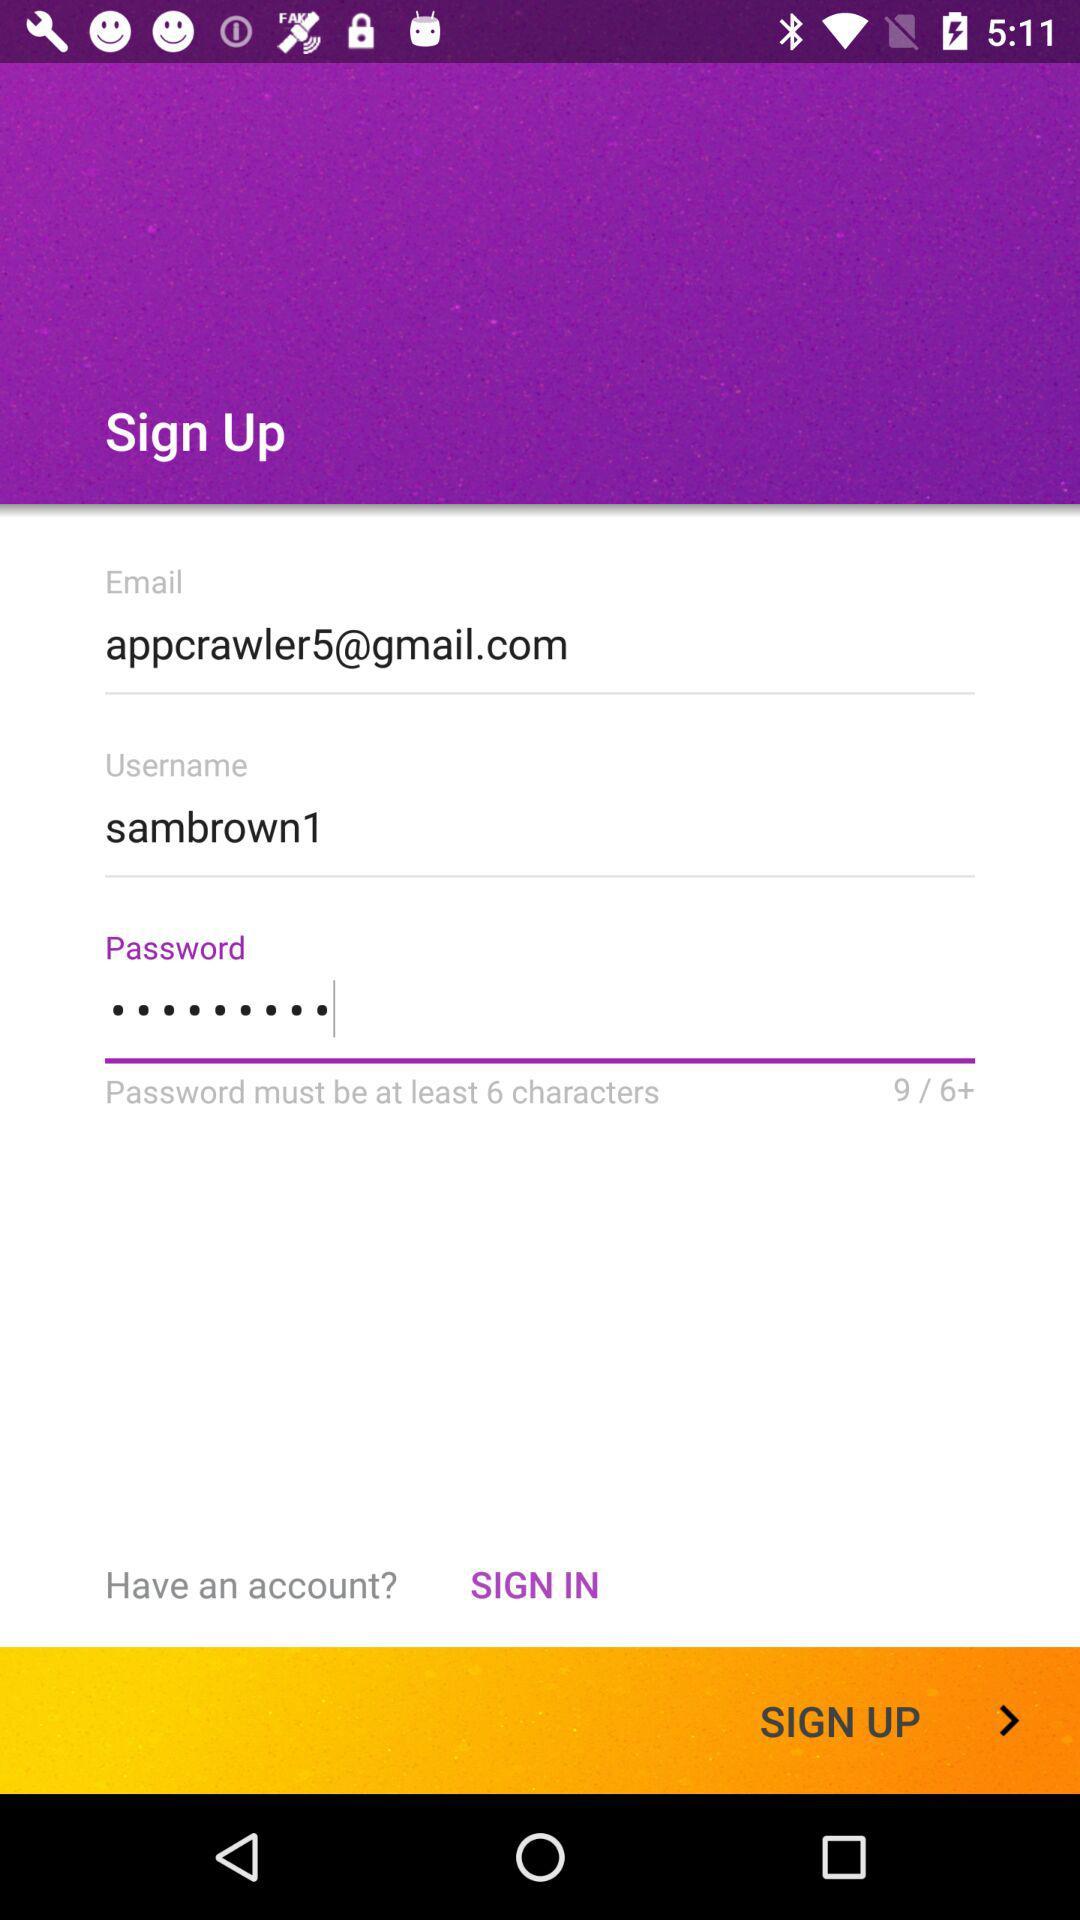 This screenshot has height=1920, width=1080. What do you see at coordinates (540, 820) in the screenshot?
I see `the icon above crowd3116 icon` at bounding box center [540, 820].